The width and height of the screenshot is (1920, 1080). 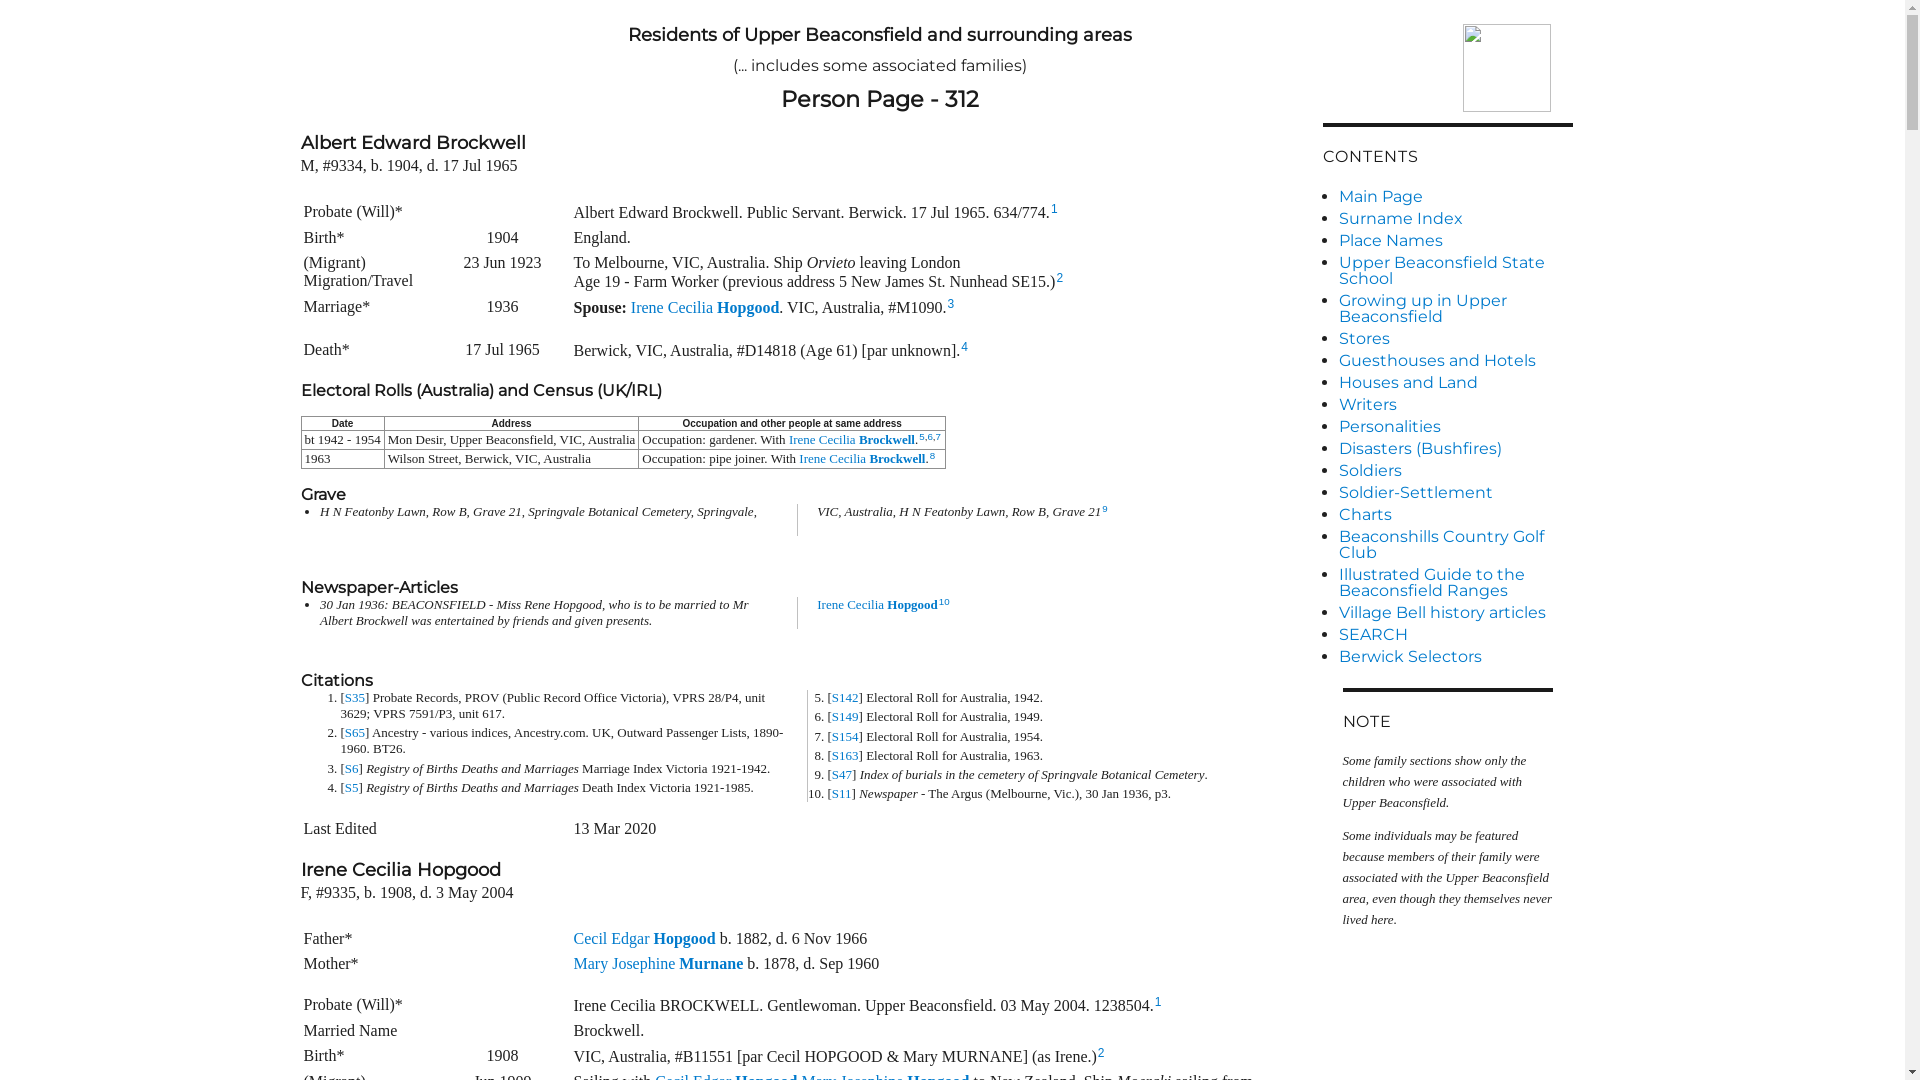 I want to click on 'Village Bell history articles', so click(x=1454, y=612).